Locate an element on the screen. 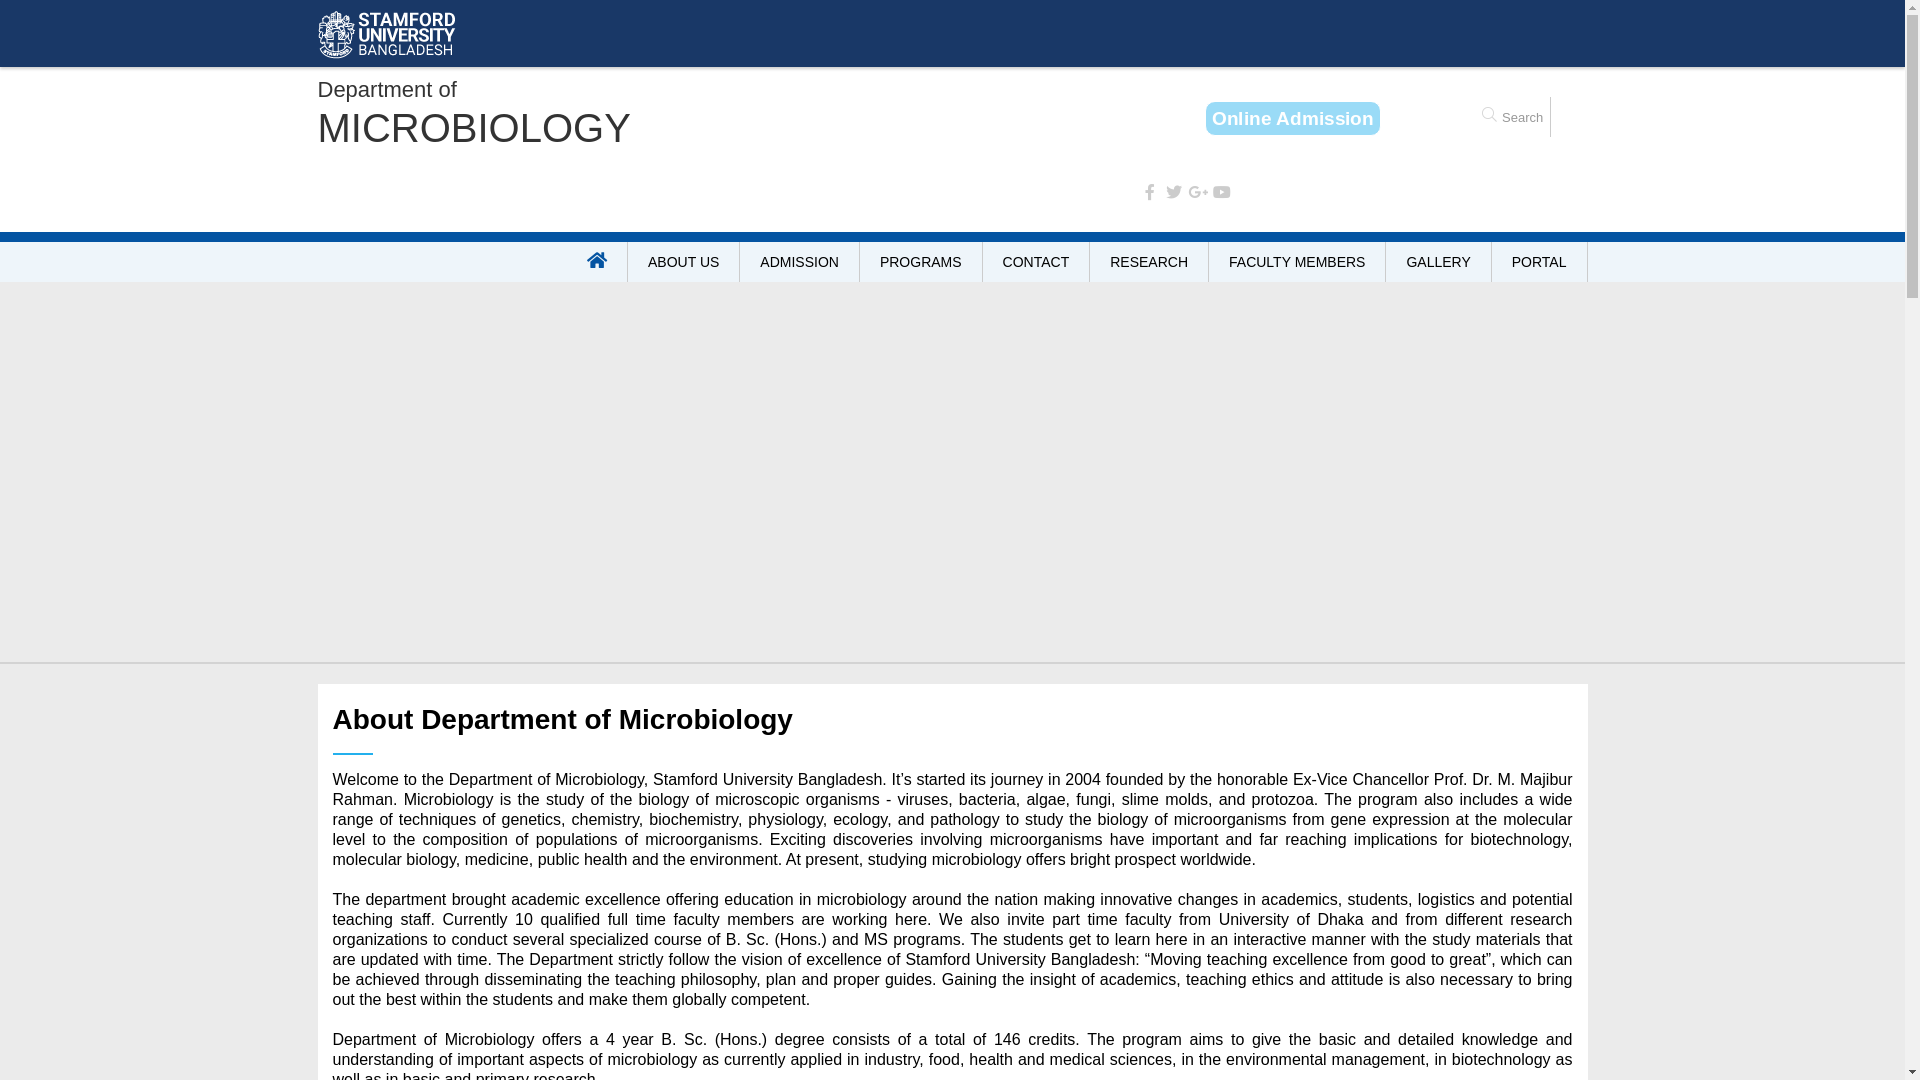 This screenshot has width=1920, height=1080. 'GALLERY' is located at coordinates (1437, 261).